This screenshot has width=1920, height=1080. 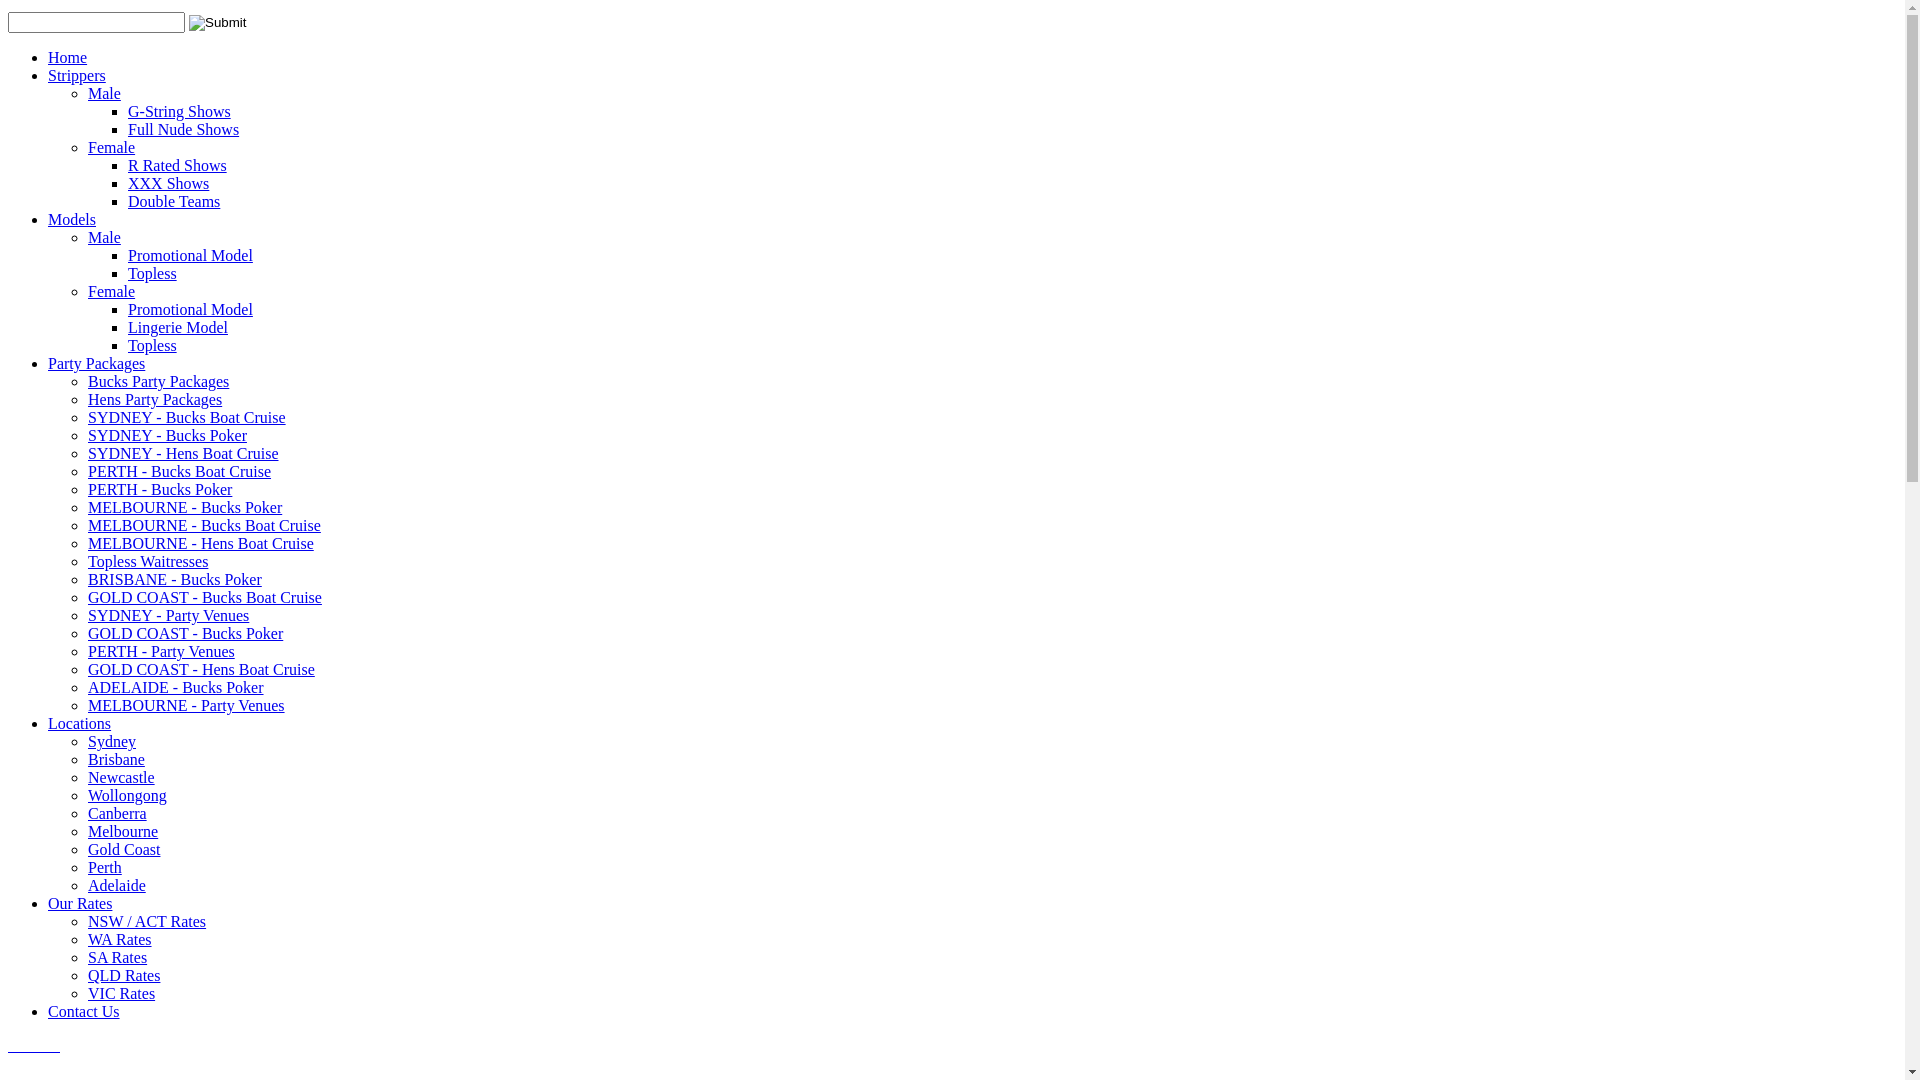 What do you see at coordinates (127, 183) in the screenshot?
I see `'XXX Shows'` at bounding box center [127, 183].